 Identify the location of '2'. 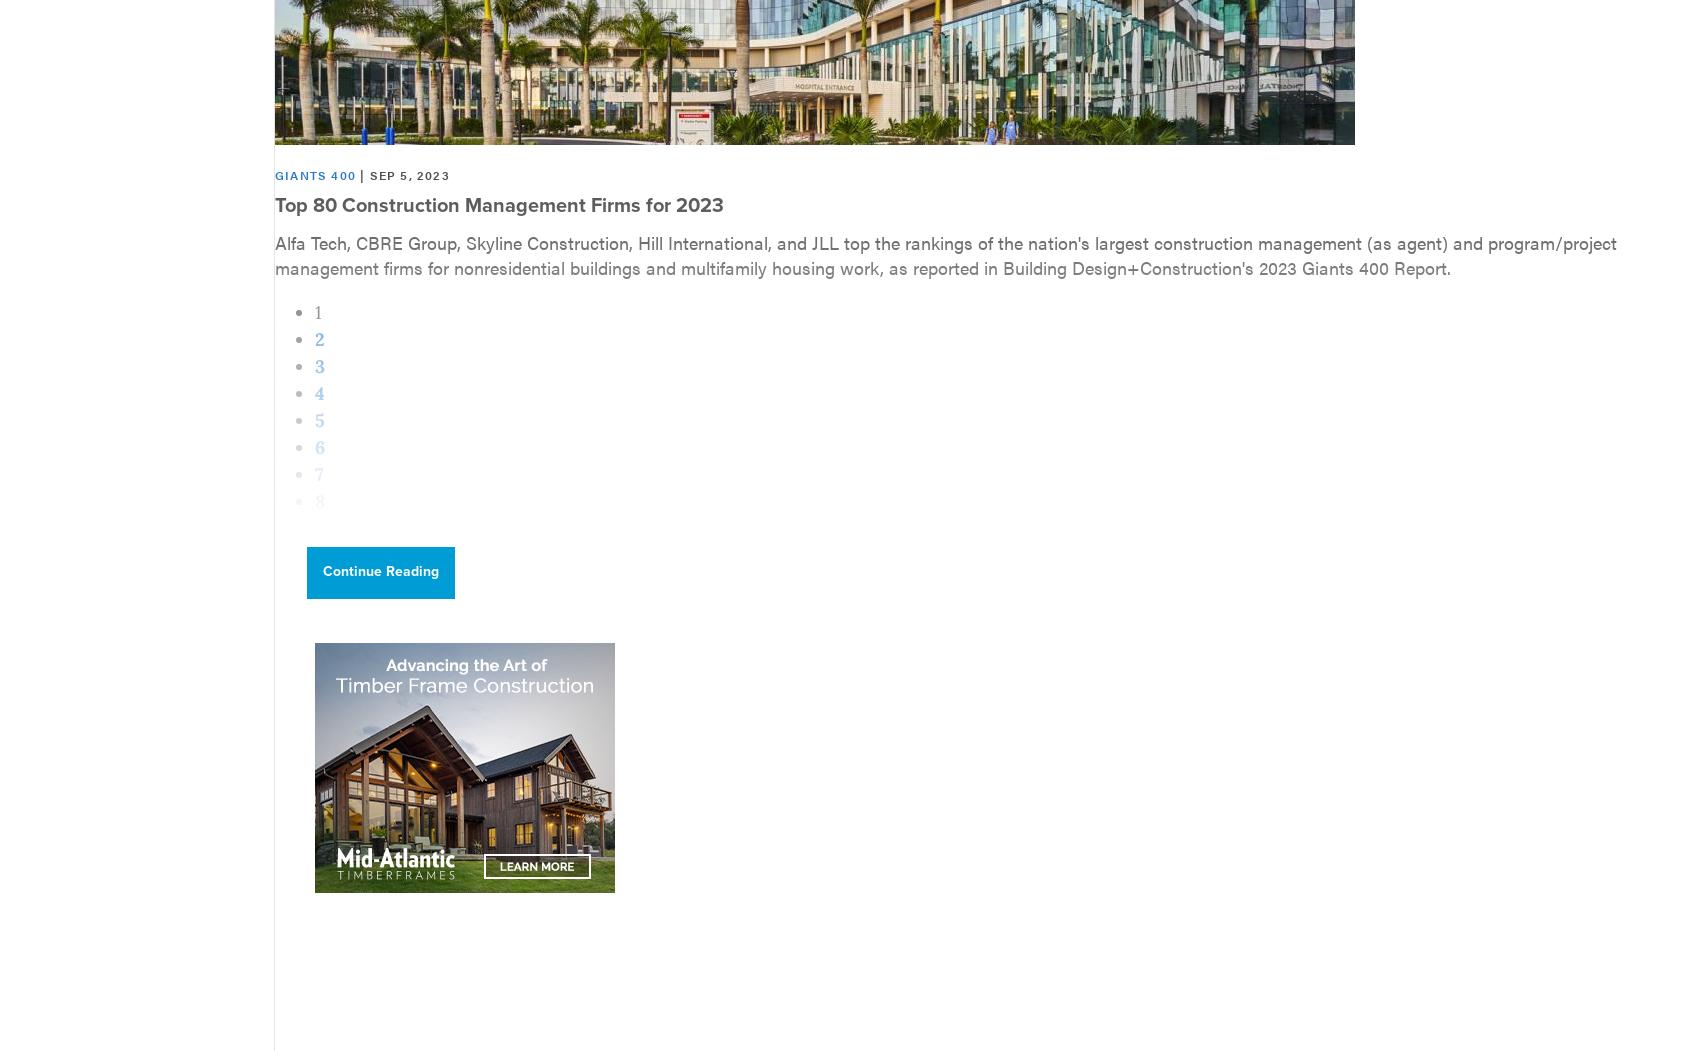
(313, 338).